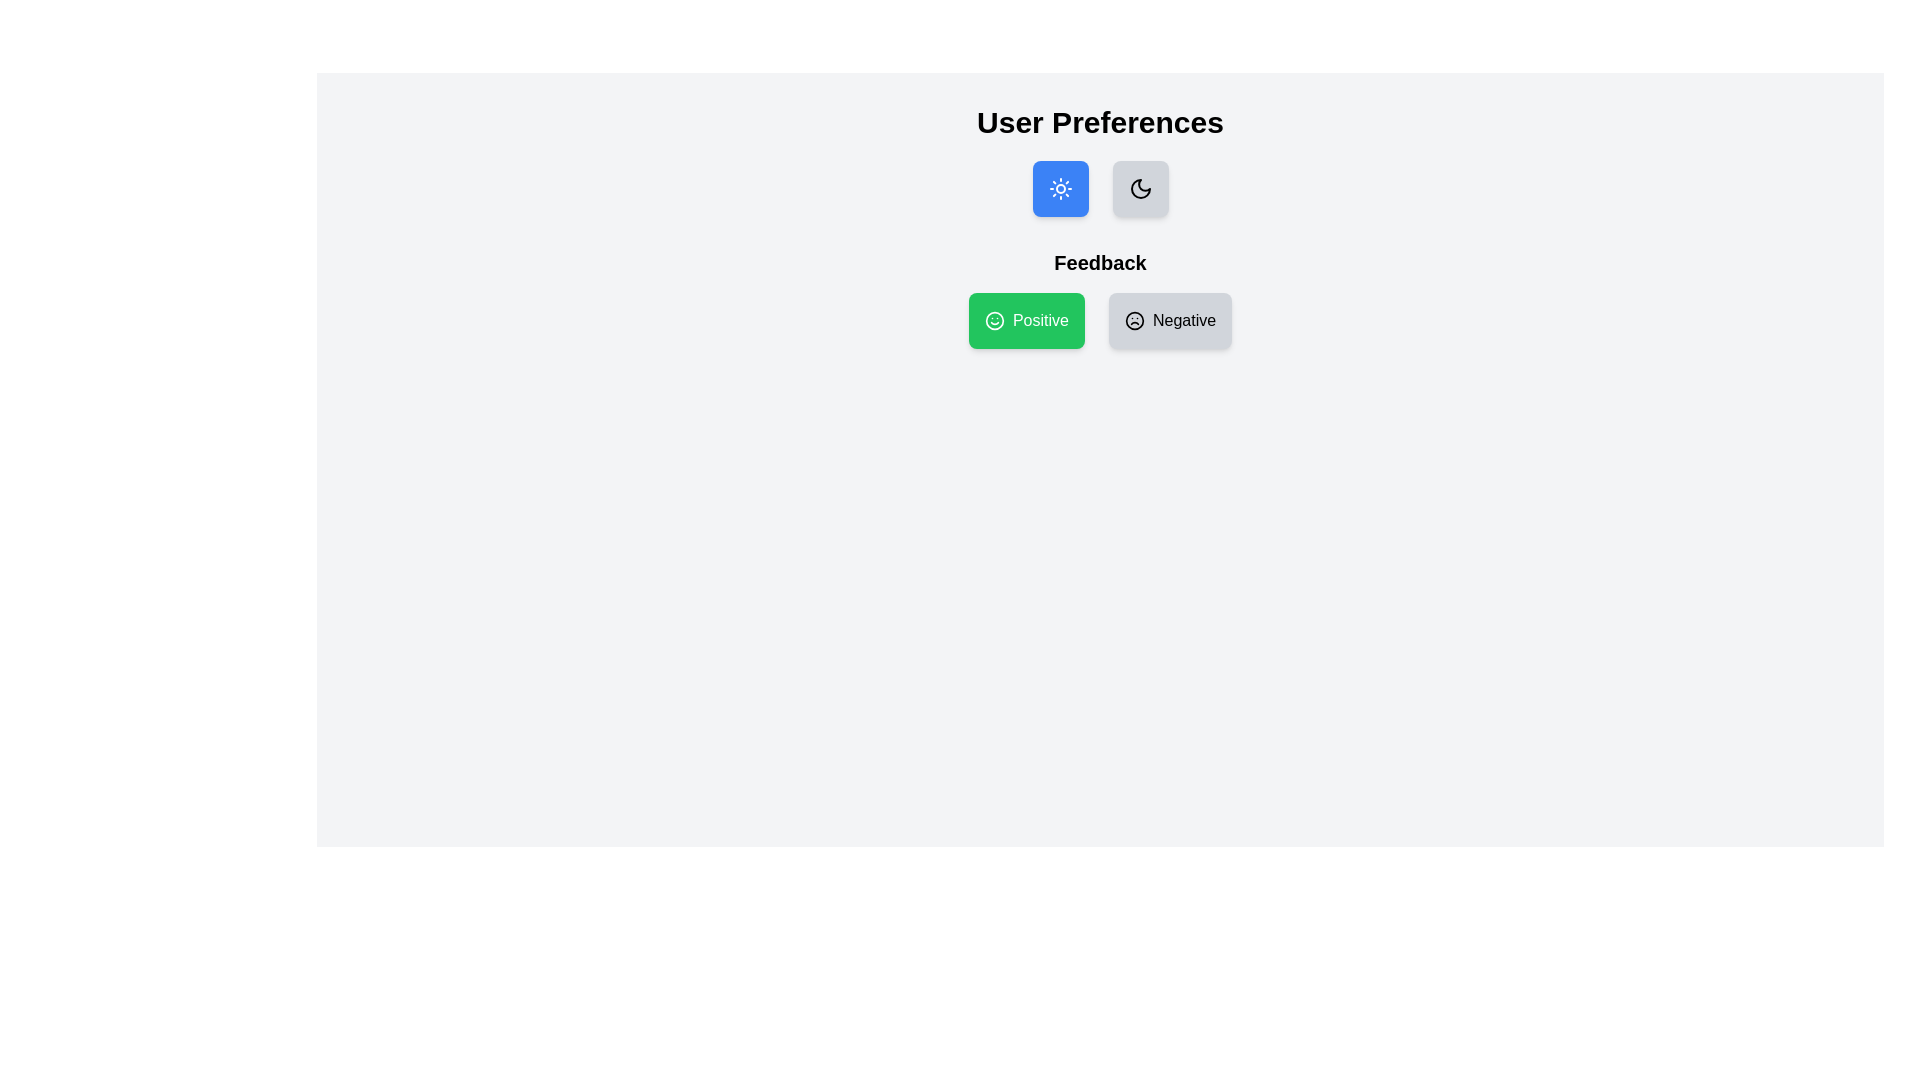 The height and width of the screenshot is (1080, 1920). Describe the element at coordinates (1059, 189) in the screenshot. I see `the interactive 'light mode' button with a sun icon, located under 'User Preferences'` at that location.